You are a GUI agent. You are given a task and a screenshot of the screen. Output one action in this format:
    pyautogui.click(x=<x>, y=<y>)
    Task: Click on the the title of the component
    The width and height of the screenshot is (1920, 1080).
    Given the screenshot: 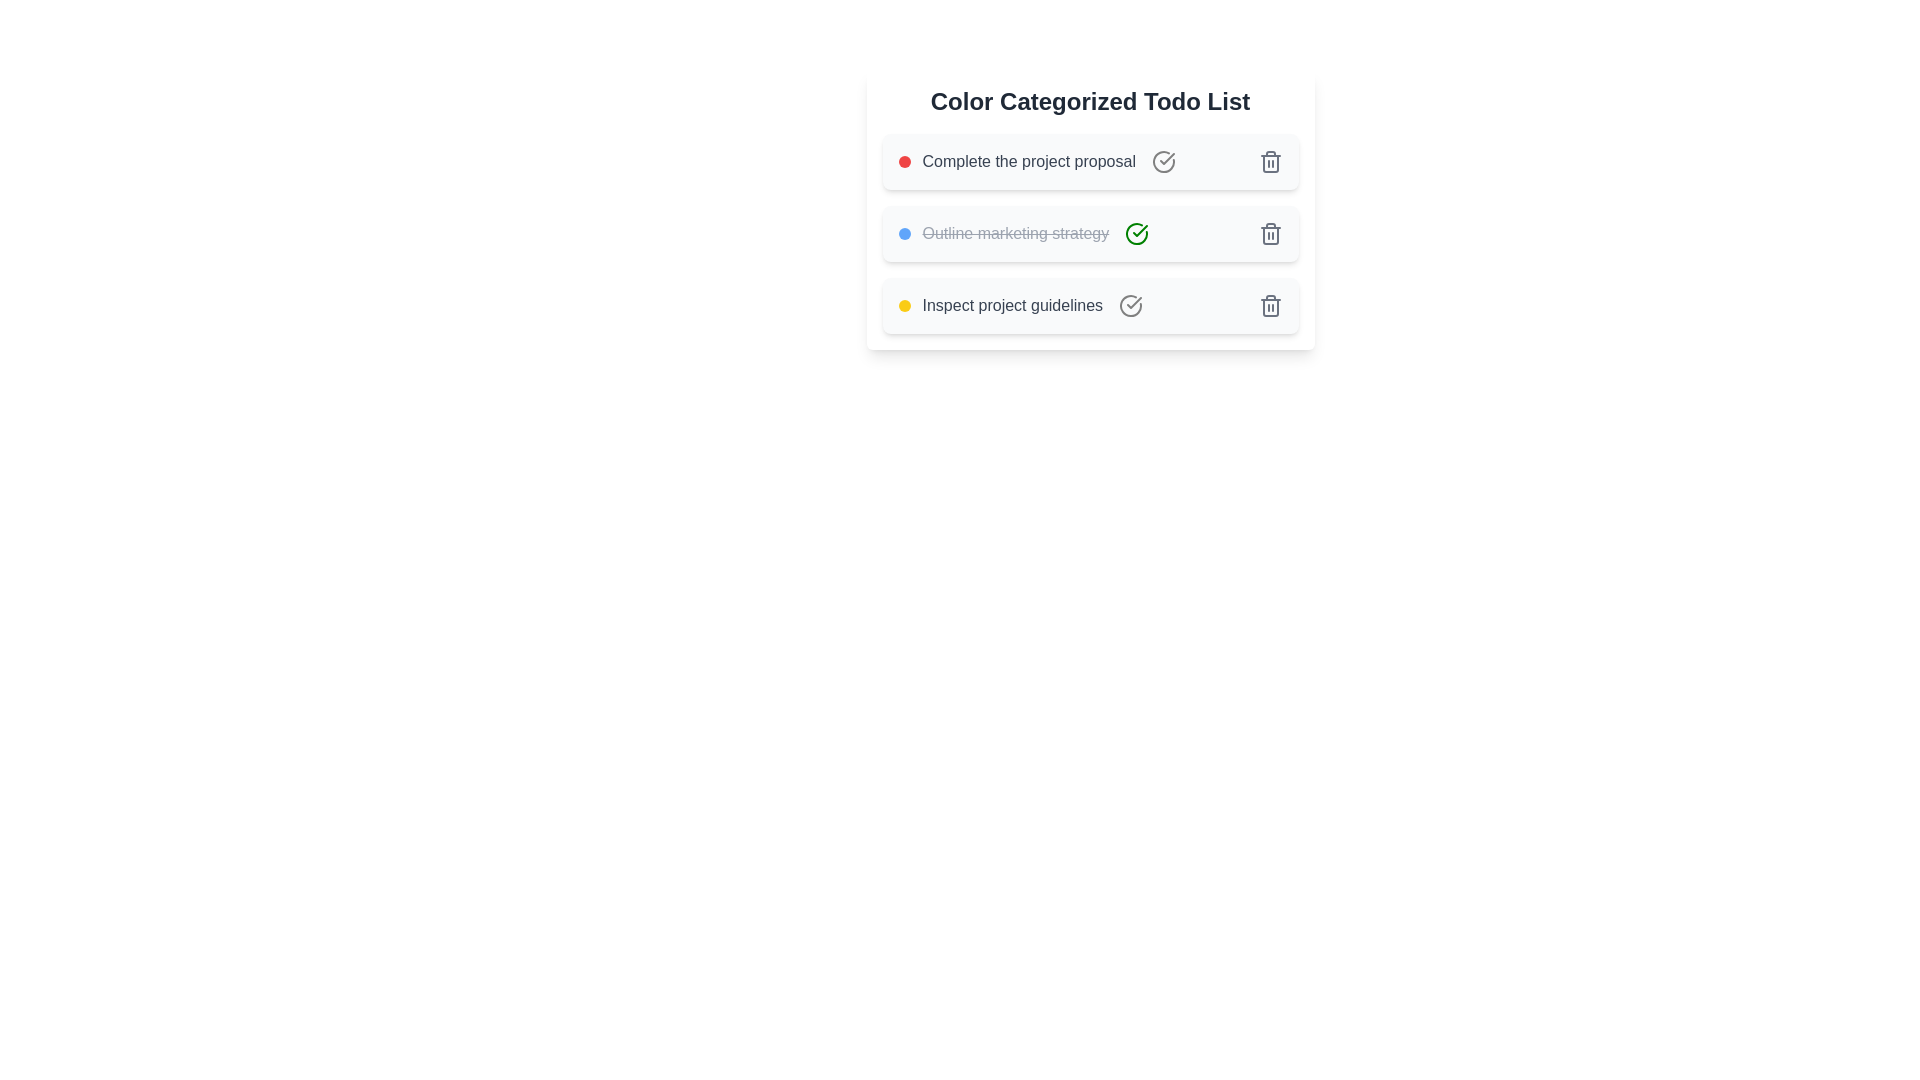 What is the action you would take?
    pyautogui.click(x=1089, y=101)
    